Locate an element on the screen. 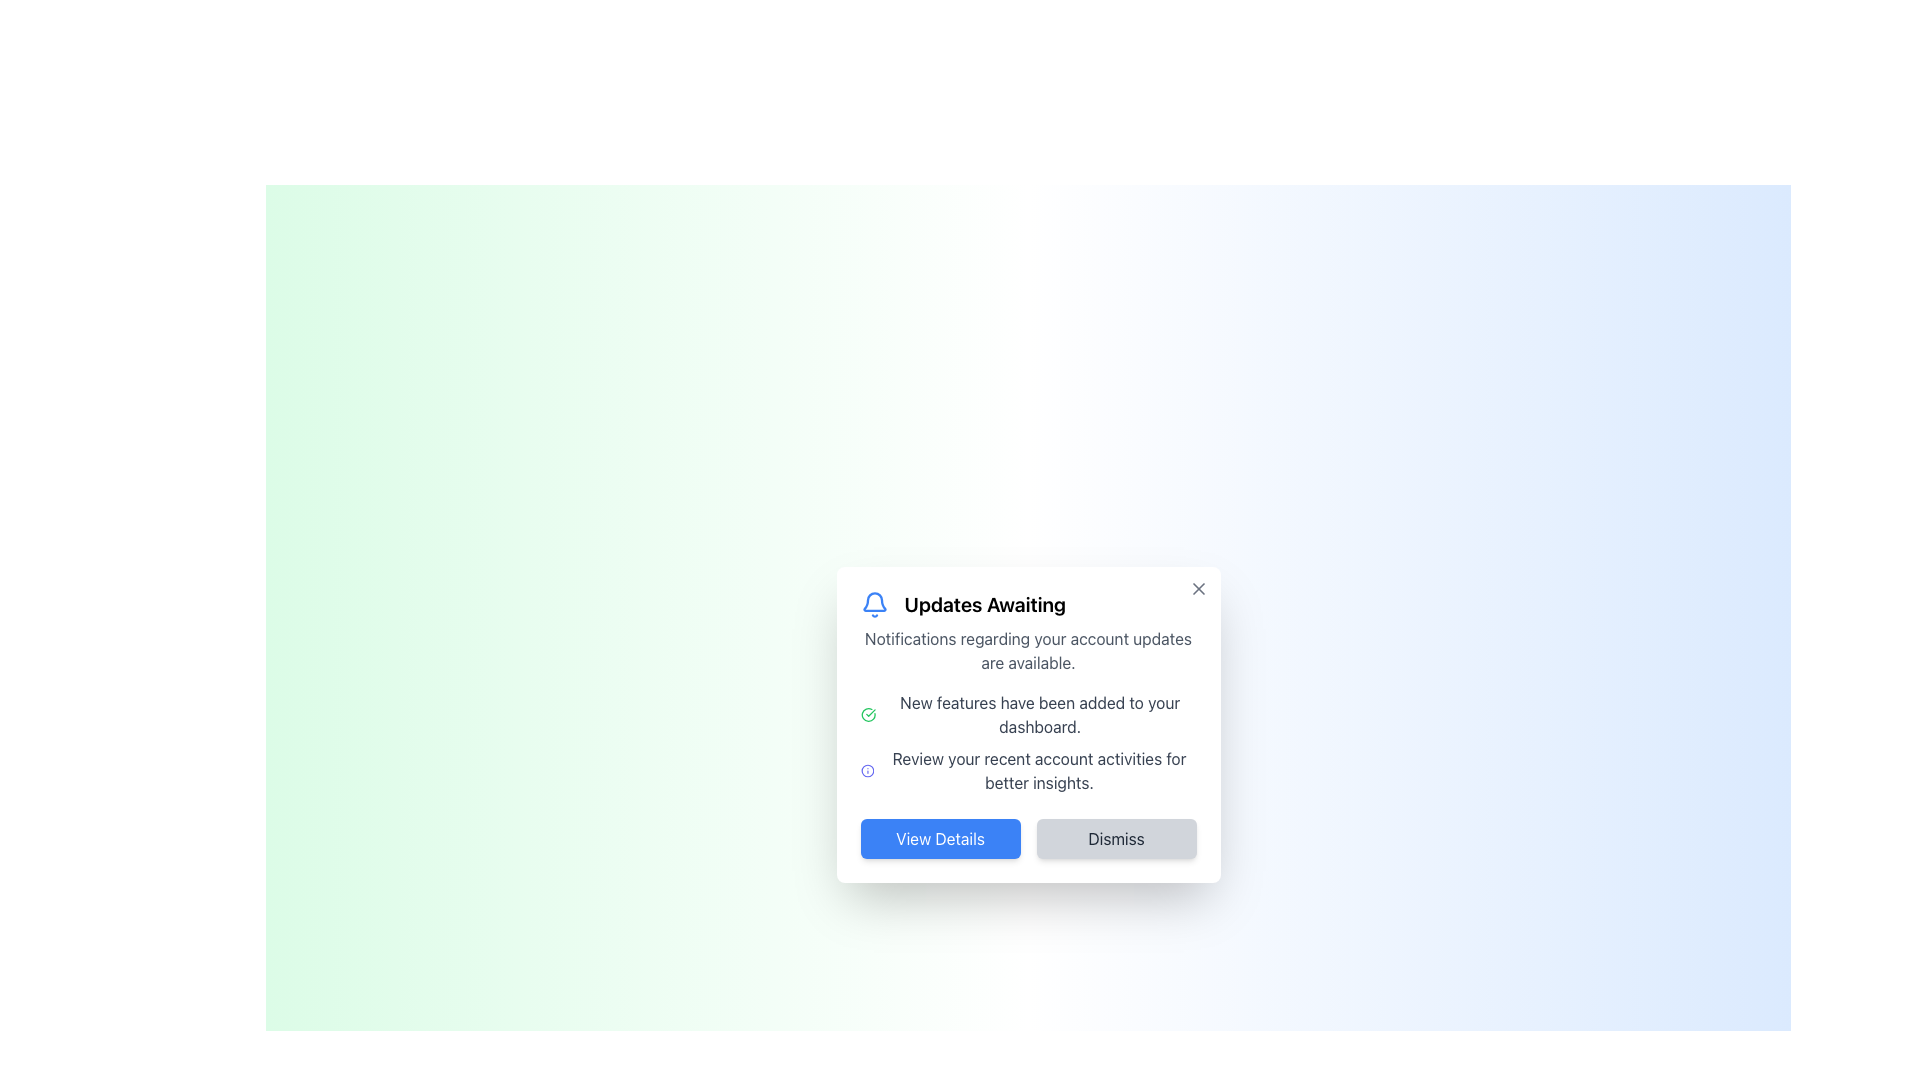 The height and width of the screenshot is (1080, 1920). the notification icon located inside the 'Updates Awaiting' box, positioned to the left of the title text is located at coordinates (874, 604).